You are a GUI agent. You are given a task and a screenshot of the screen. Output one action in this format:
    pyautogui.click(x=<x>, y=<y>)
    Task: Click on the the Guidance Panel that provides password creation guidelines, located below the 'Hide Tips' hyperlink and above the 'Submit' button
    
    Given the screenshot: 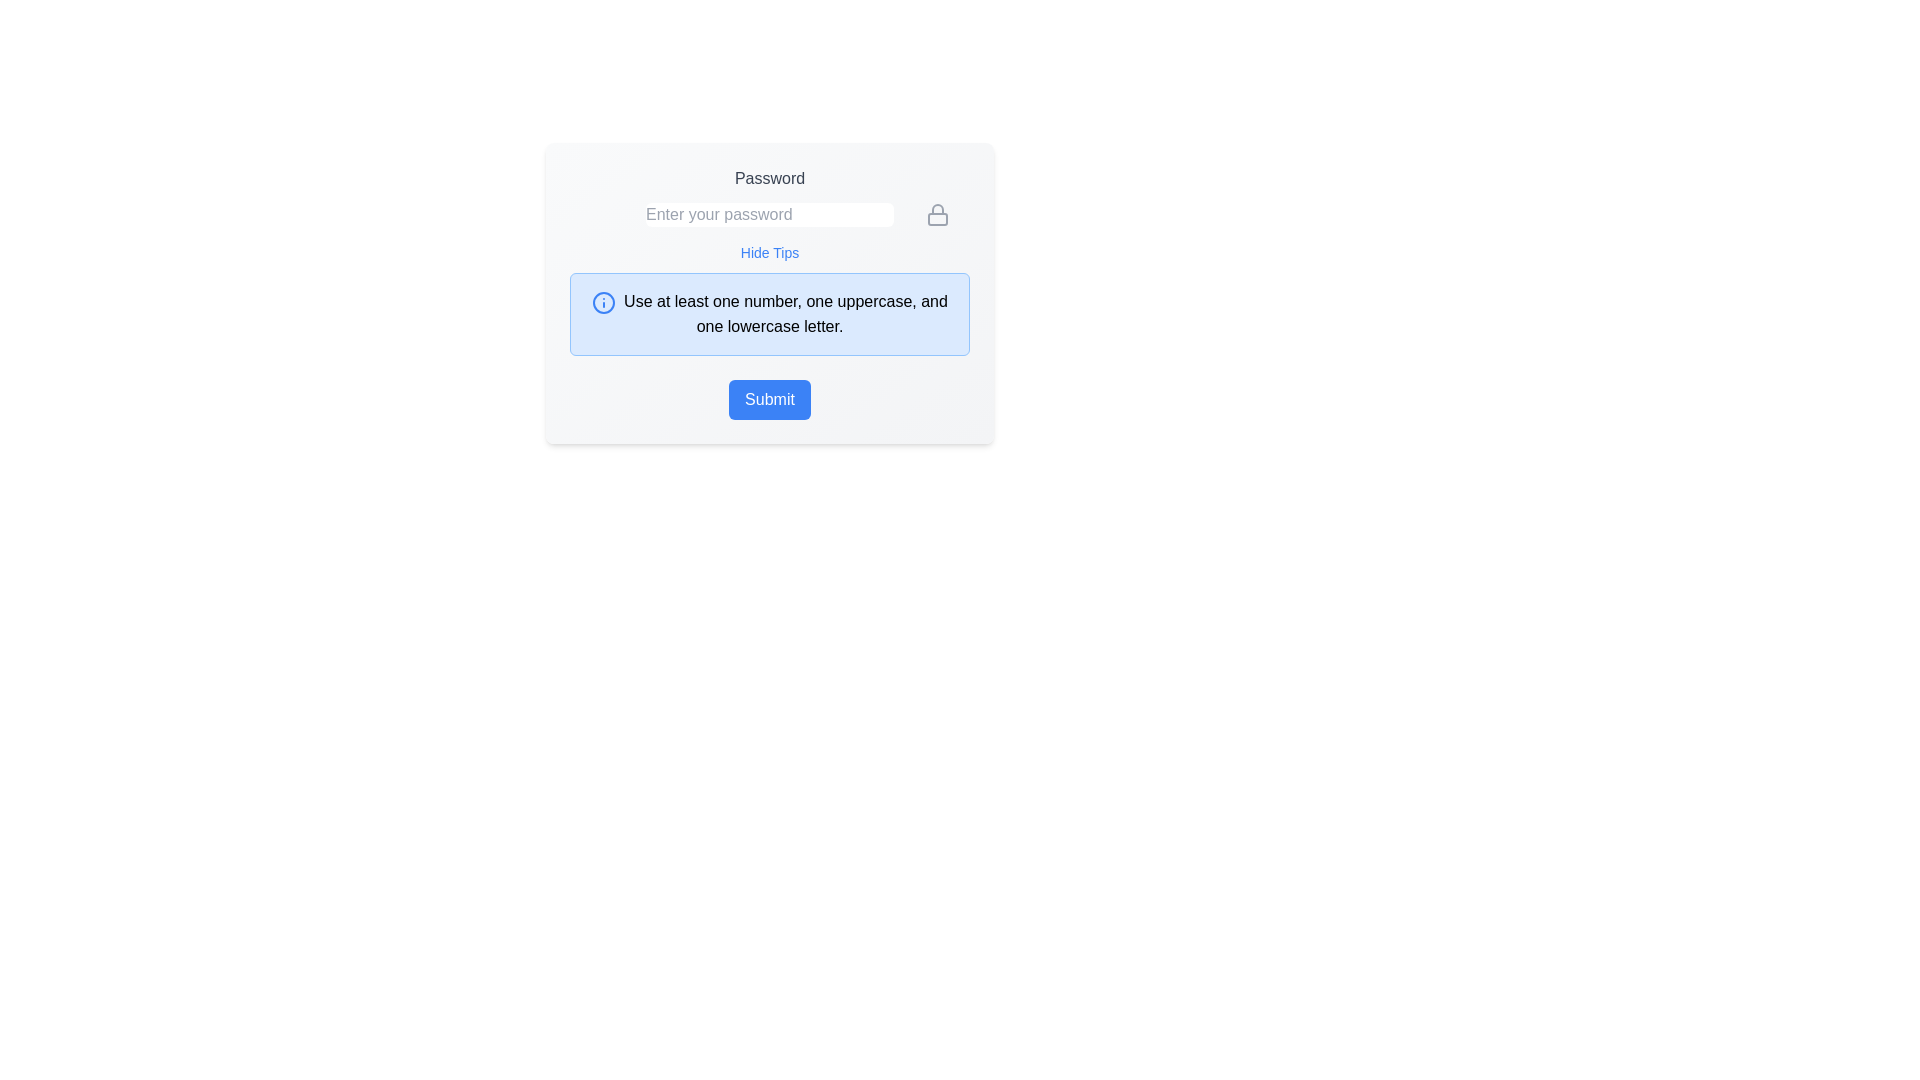 What is the action you would take?
    pyautogui.click(x=768, y=293)
    